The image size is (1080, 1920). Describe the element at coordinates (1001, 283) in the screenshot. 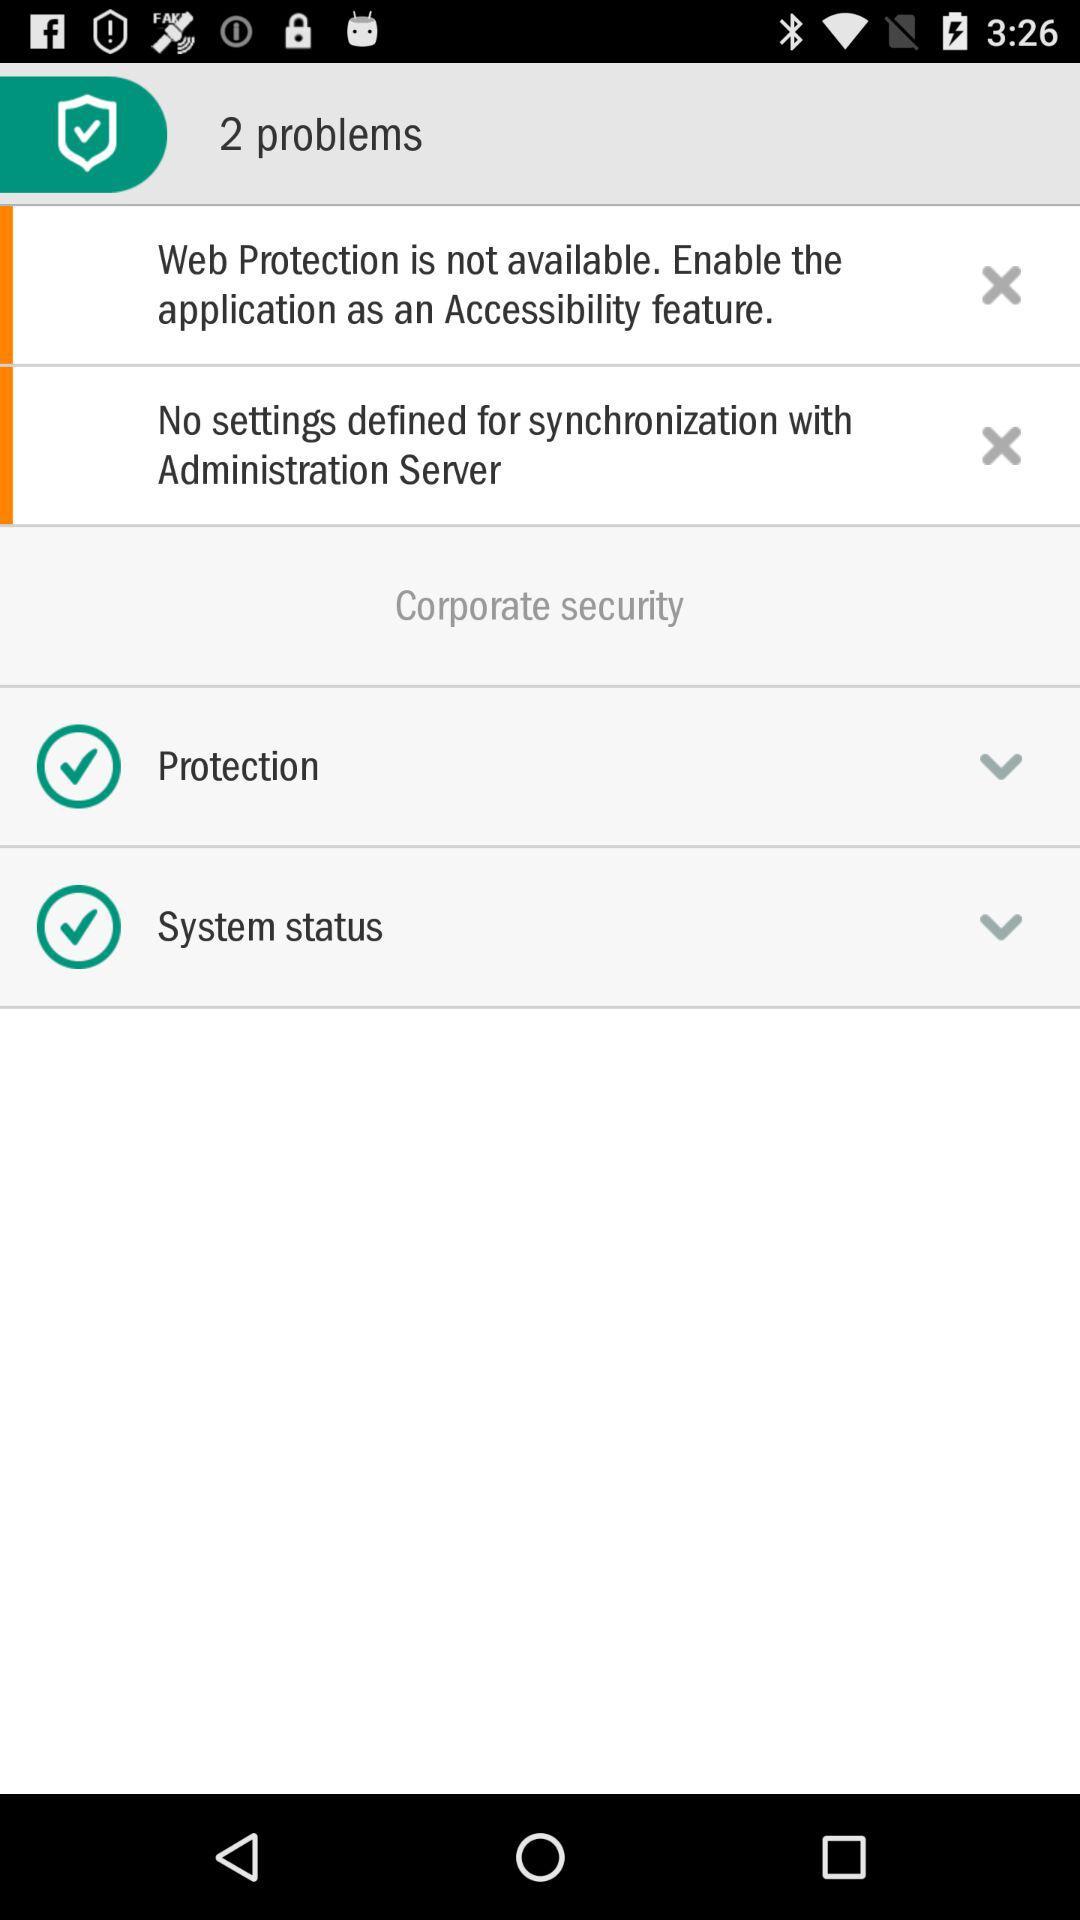

I see `enables the accessibility function` at that location.